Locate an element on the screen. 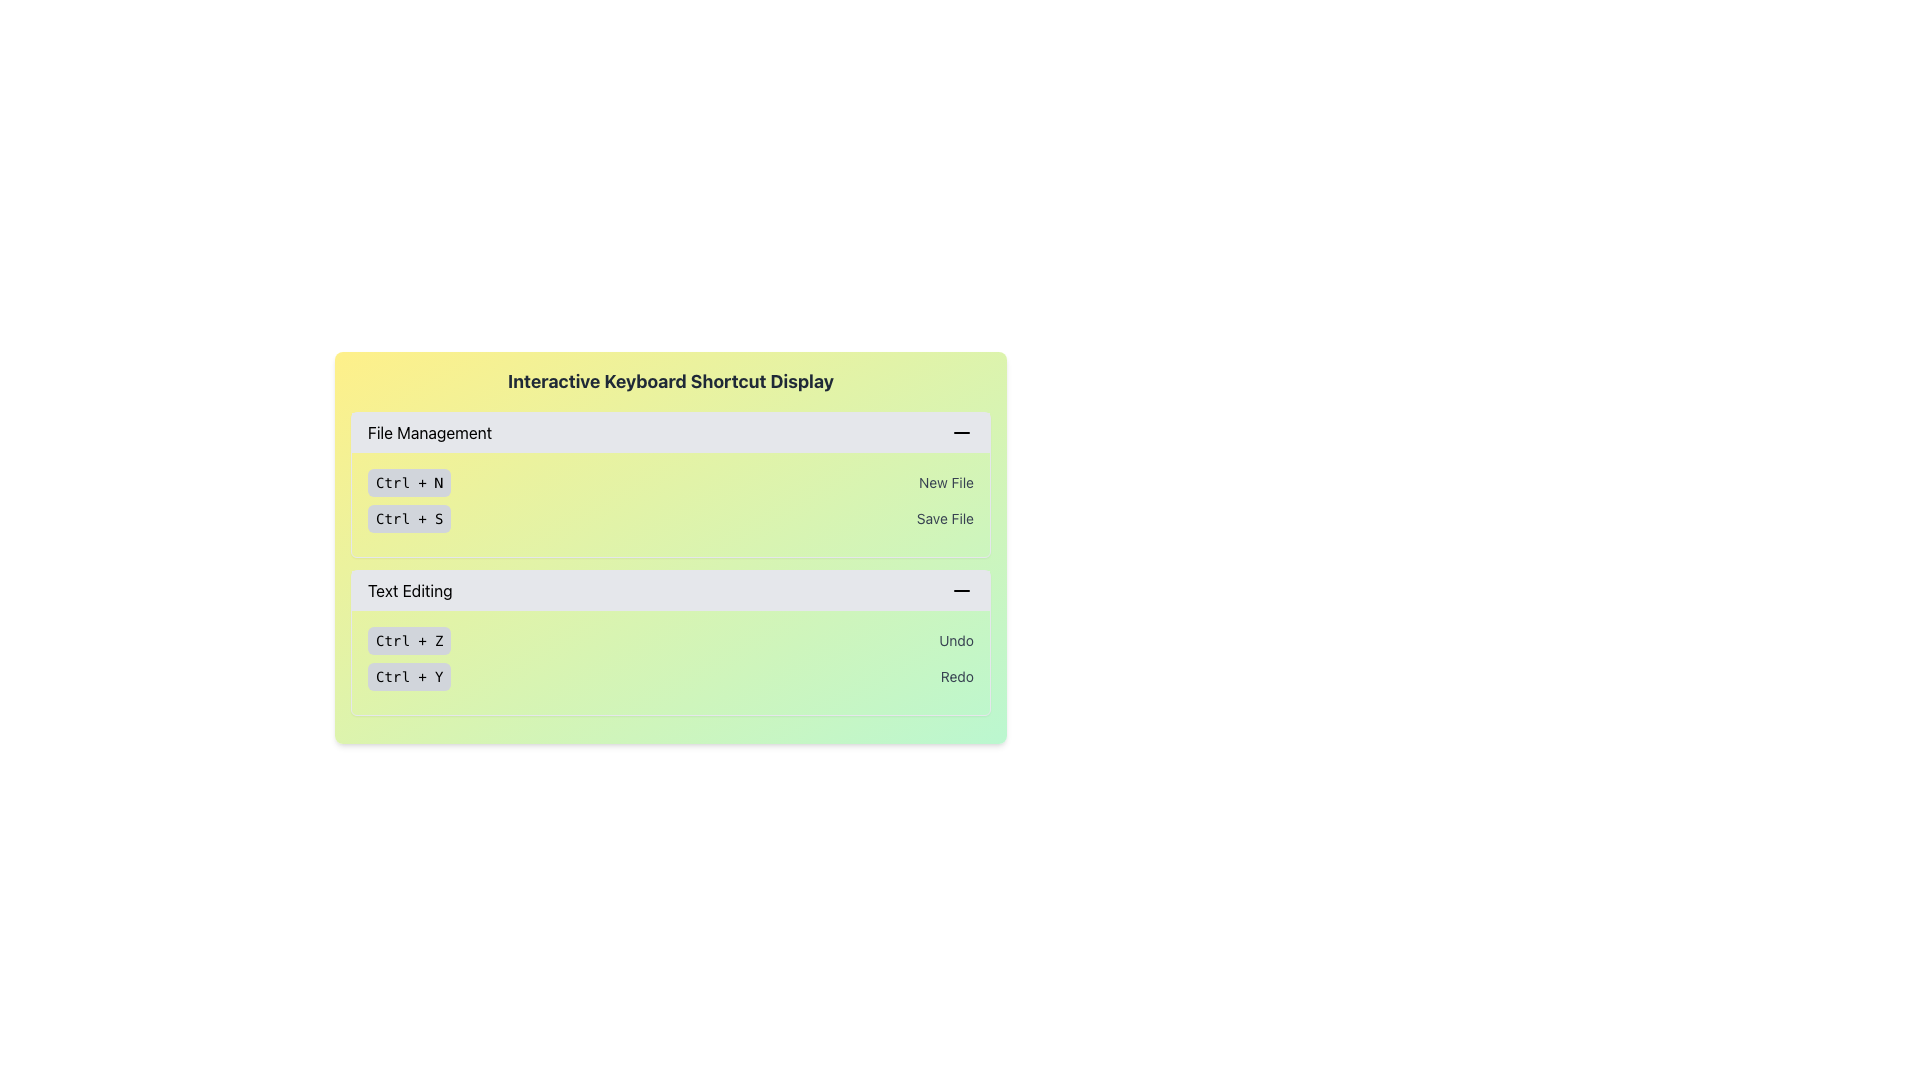 This screenshot has width=1920, height=1080. the minus icon located on the far right side of the 'Text Editing' section is located at coordinates (961, 589).